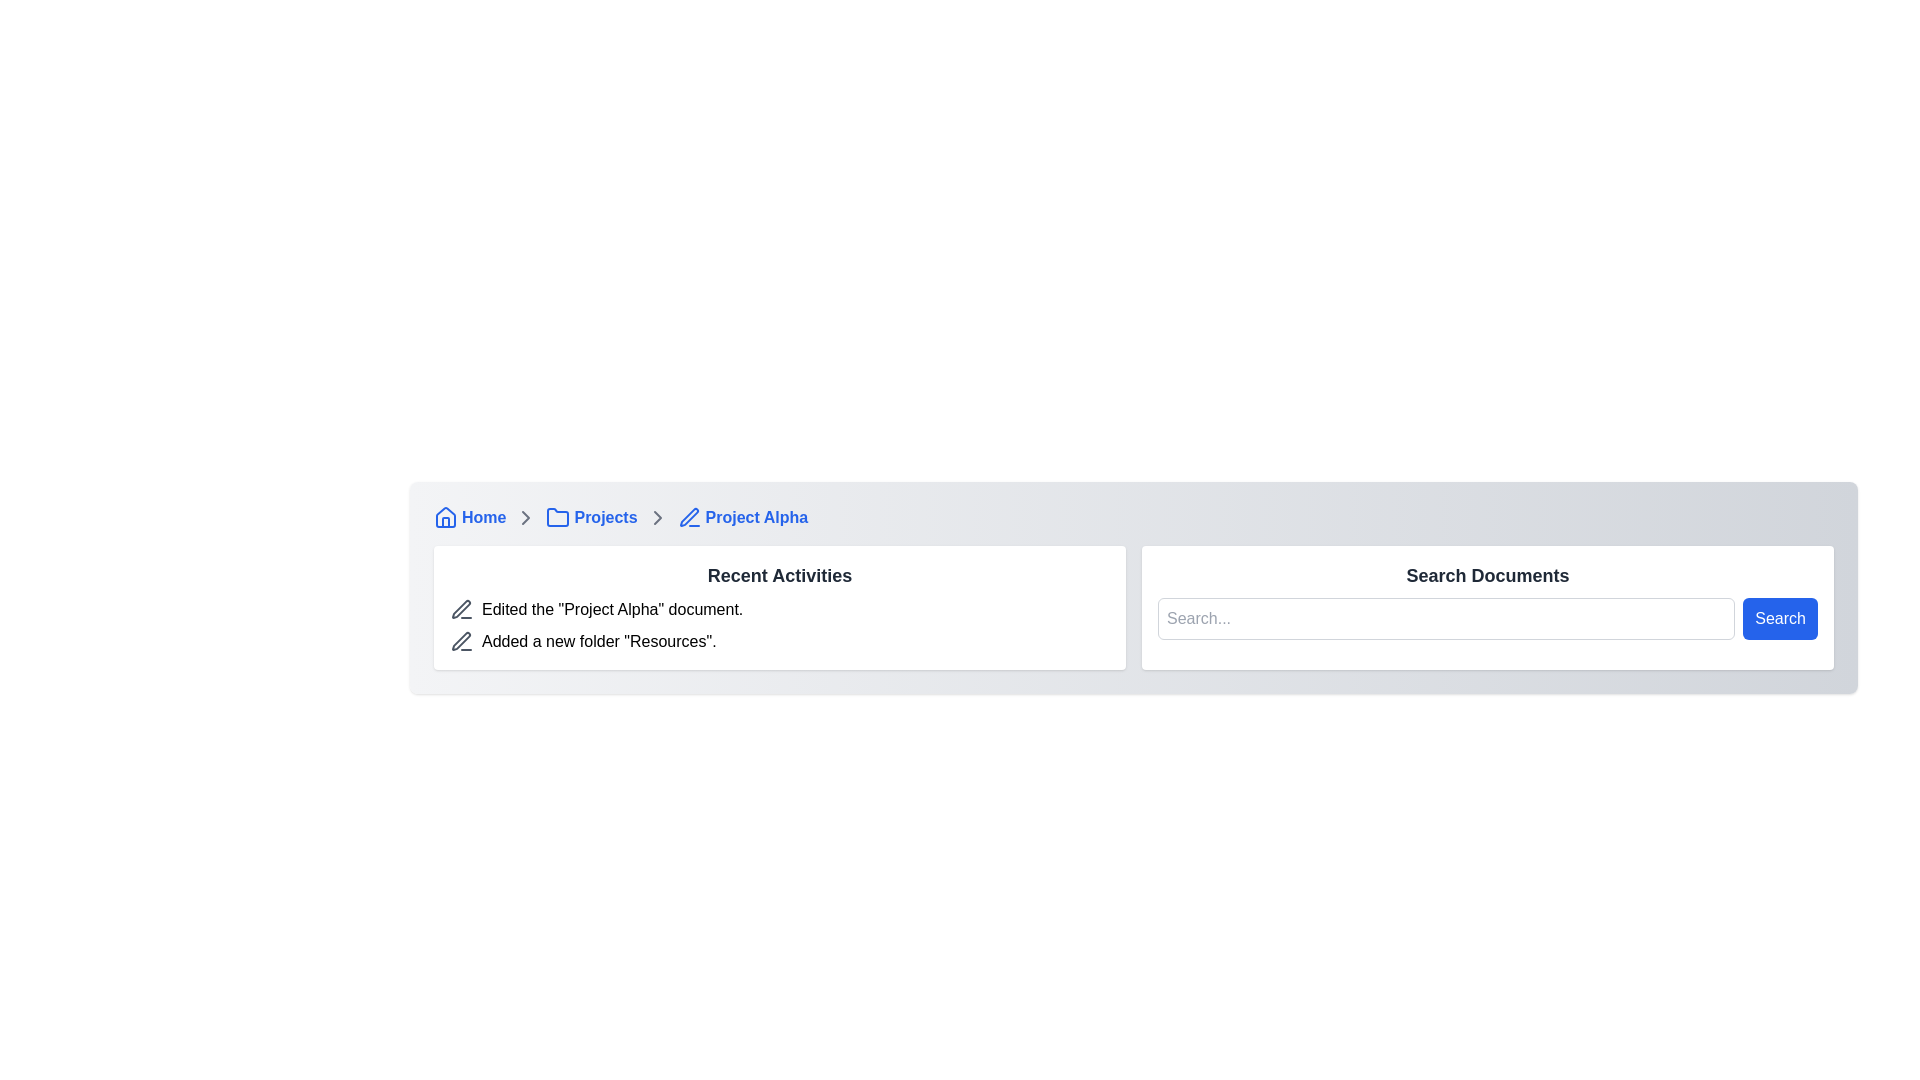 This screenshot has width=1920, height=1080. What do you see at coordinates (526, 516) in the screenshot?
I see `the right-facing chevron icon in the breadcrumb navigation bar, which is styled with a thin gray outline and indicates forward navigation` at bounding box center [526, 516].